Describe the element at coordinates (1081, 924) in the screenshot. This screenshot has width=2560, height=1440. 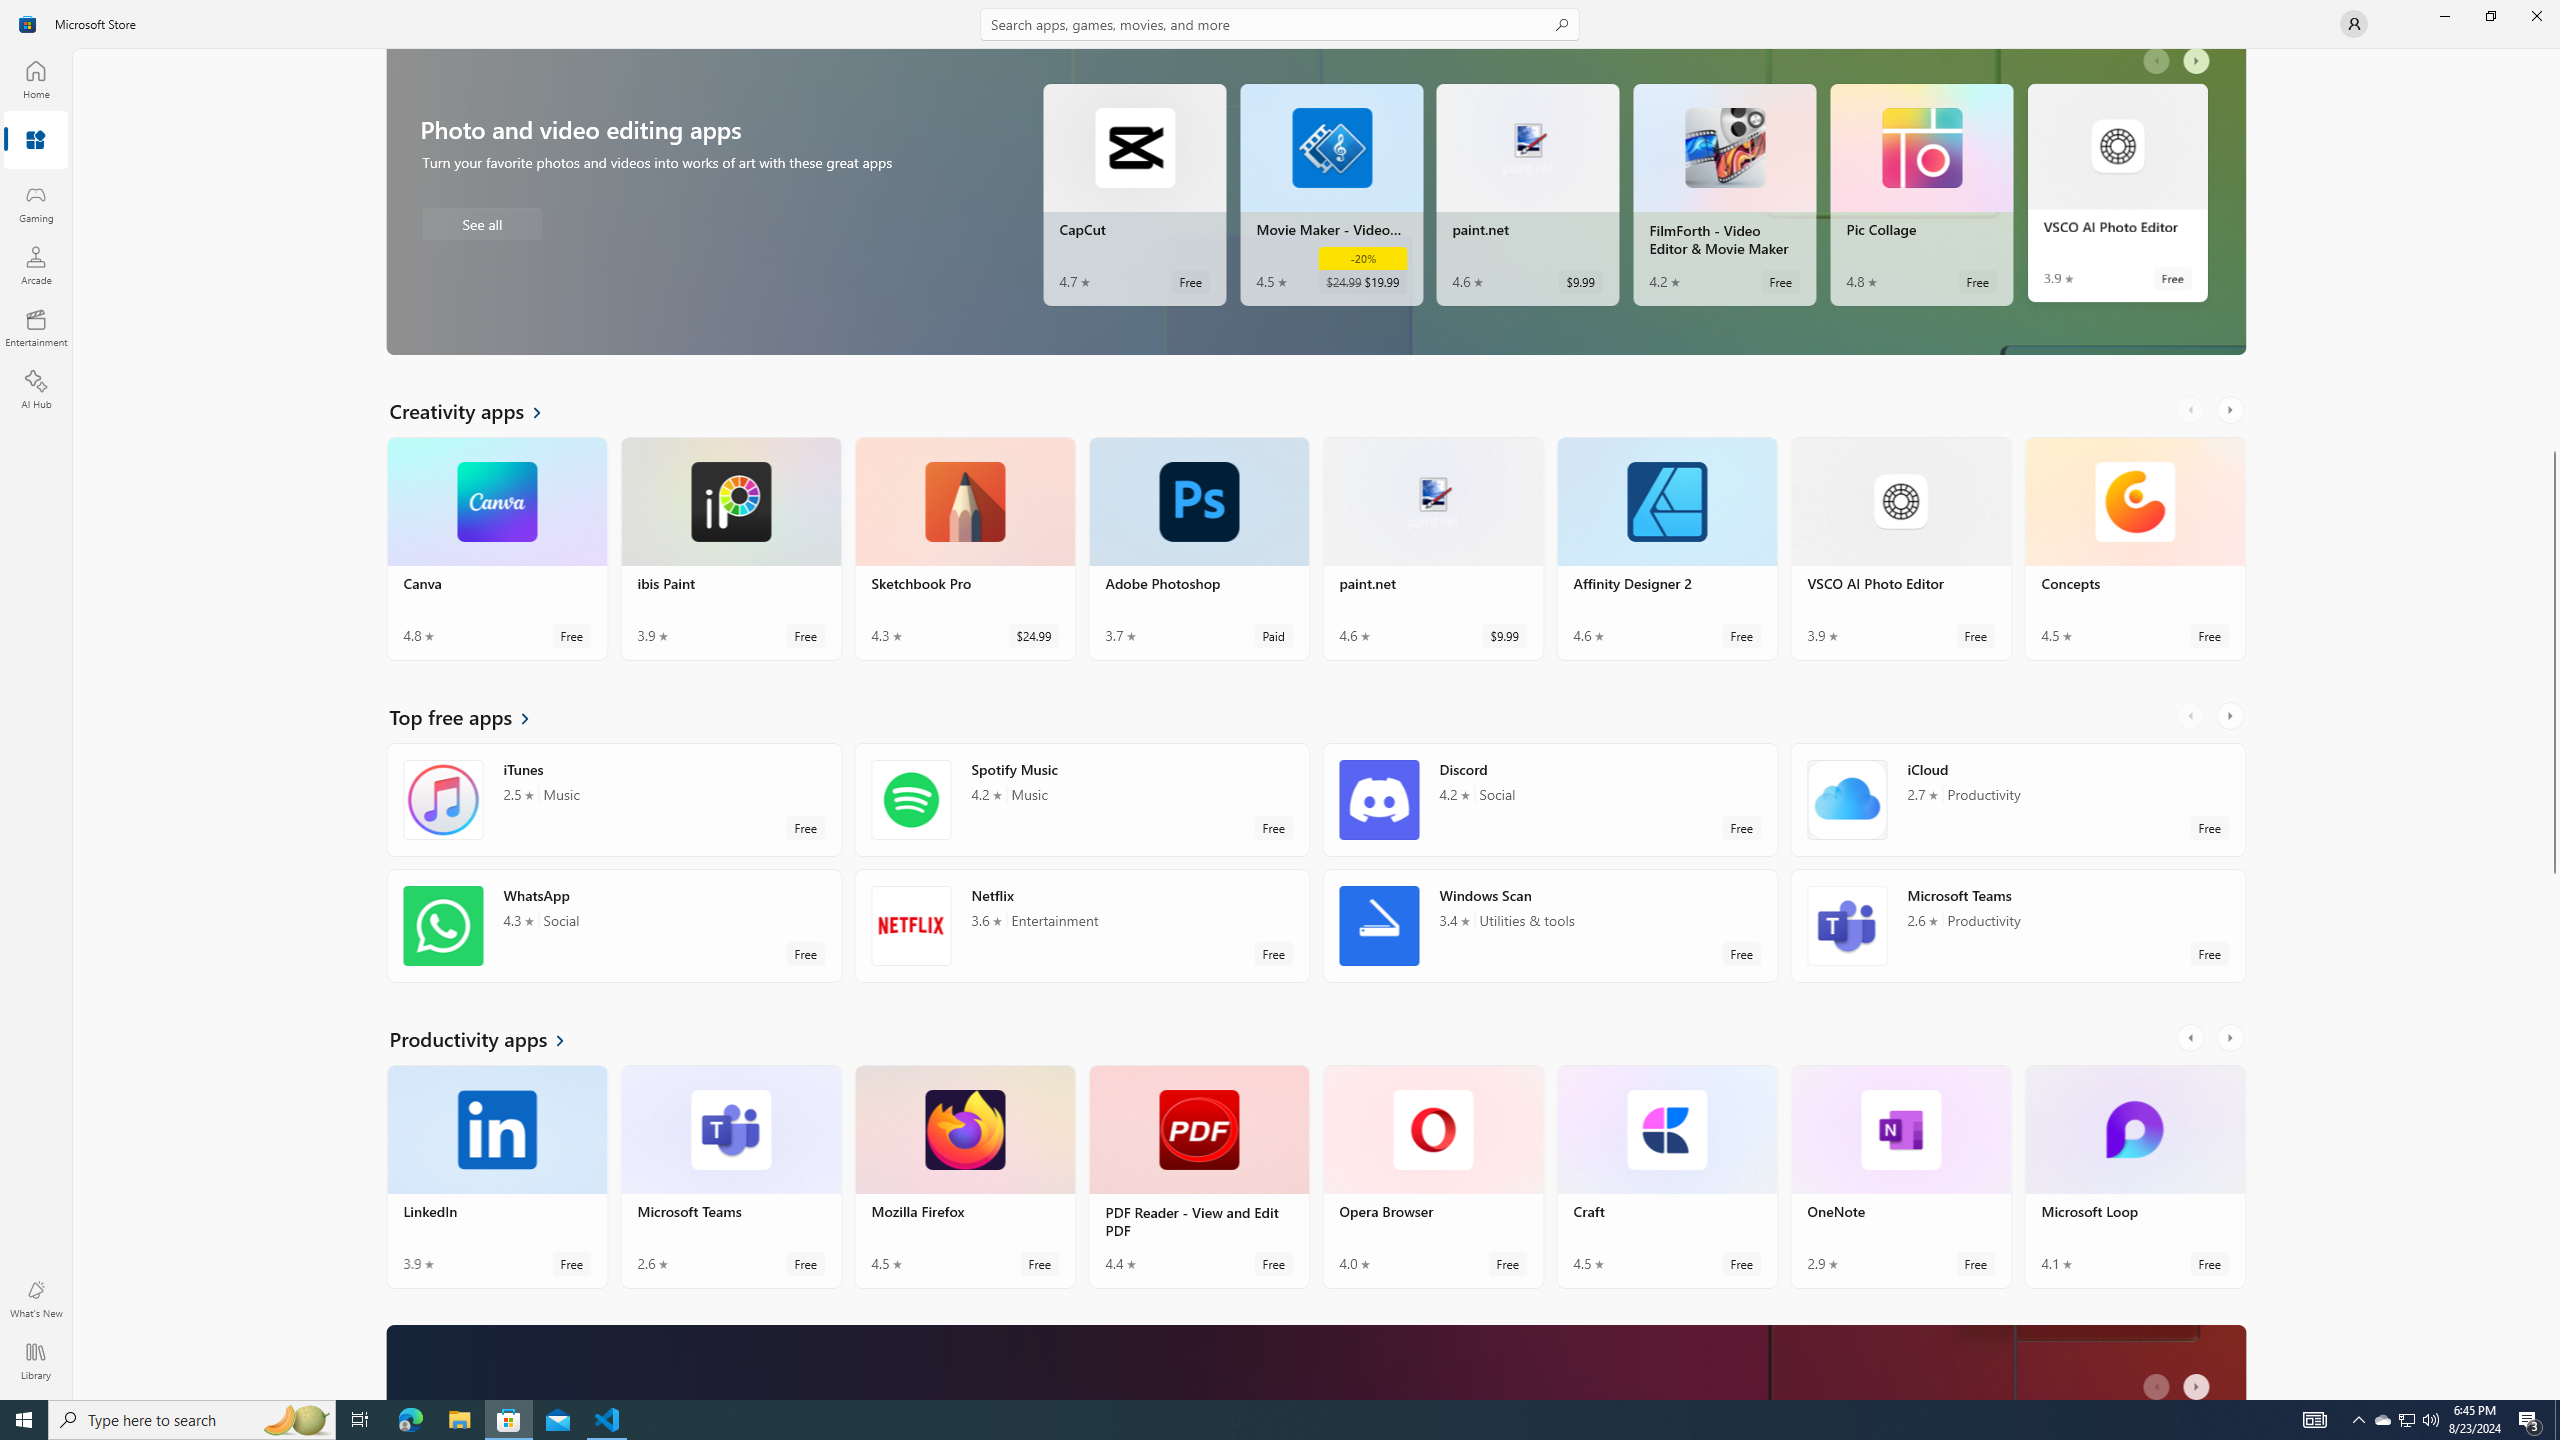
I see `'Netflix. Average rating of 3.6 out of five stars. Free  '` at that location.